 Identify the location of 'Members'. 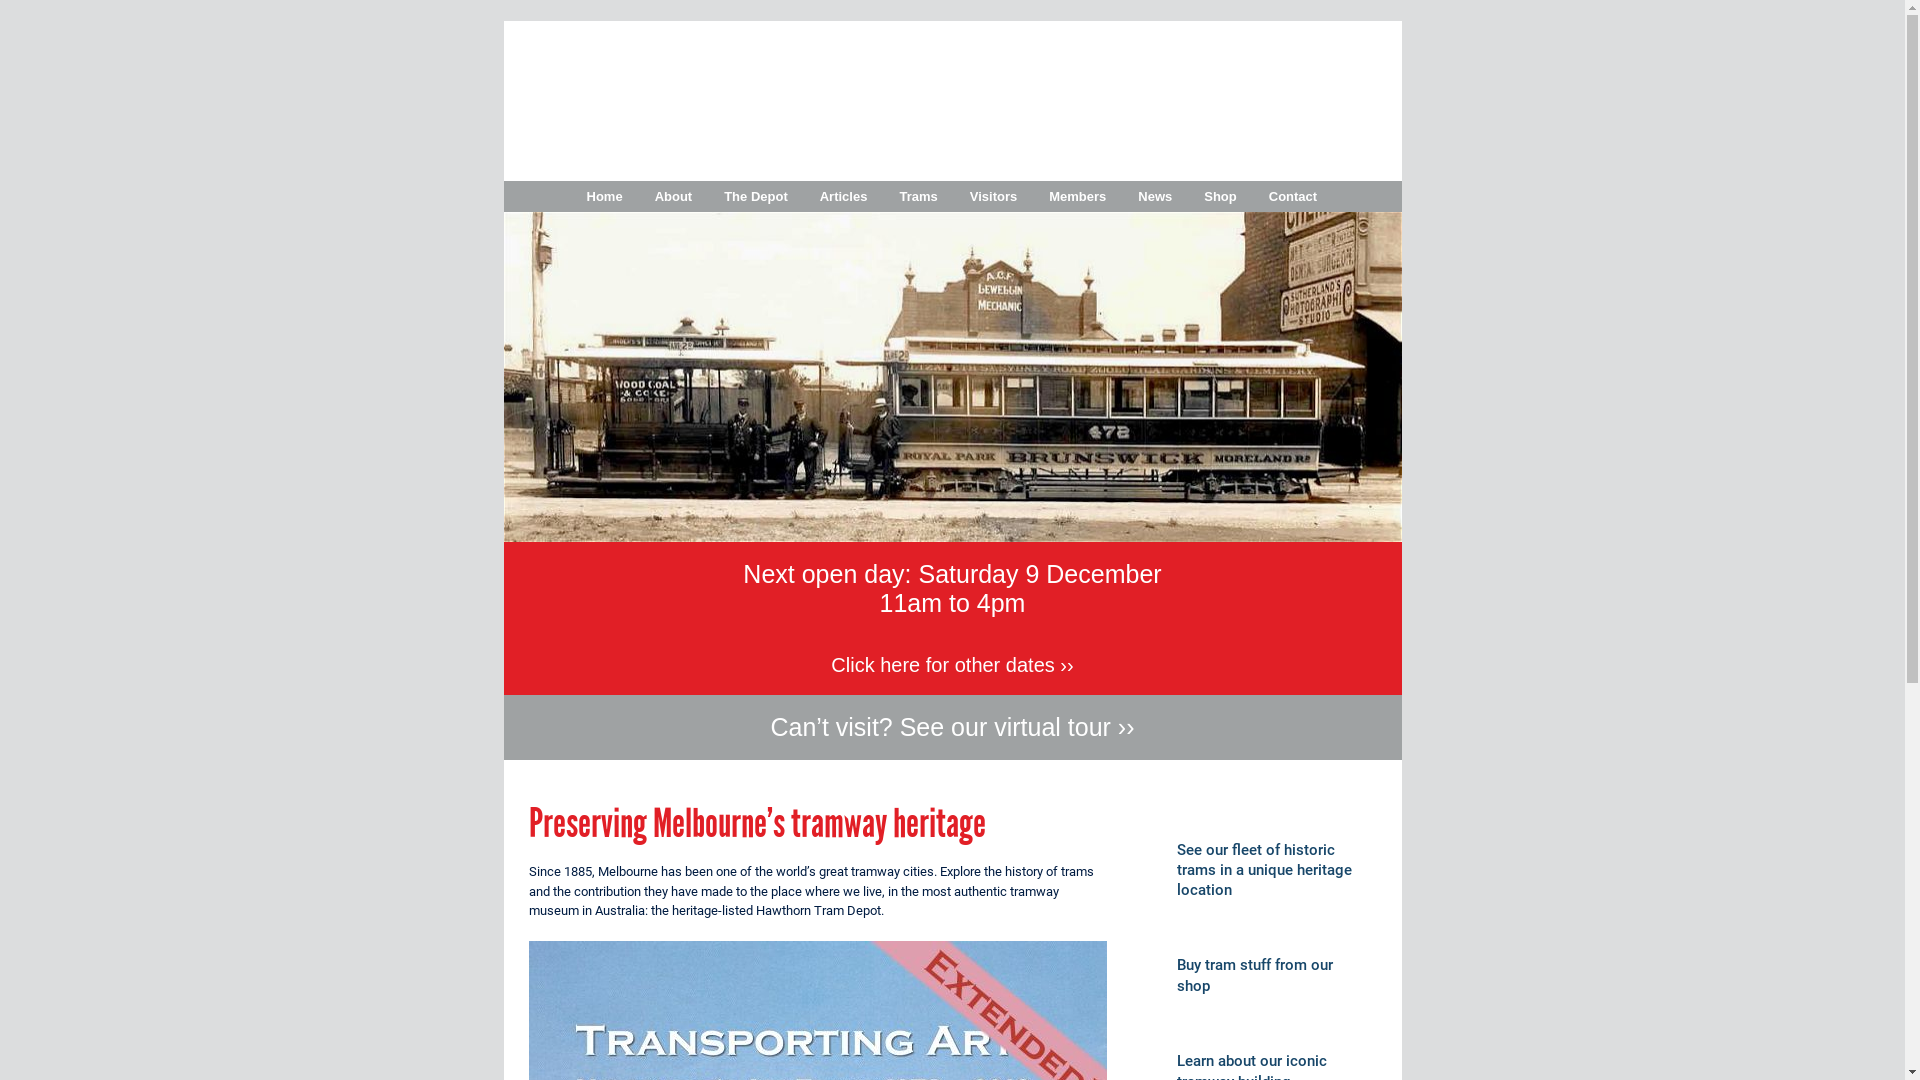
(1076, 196).